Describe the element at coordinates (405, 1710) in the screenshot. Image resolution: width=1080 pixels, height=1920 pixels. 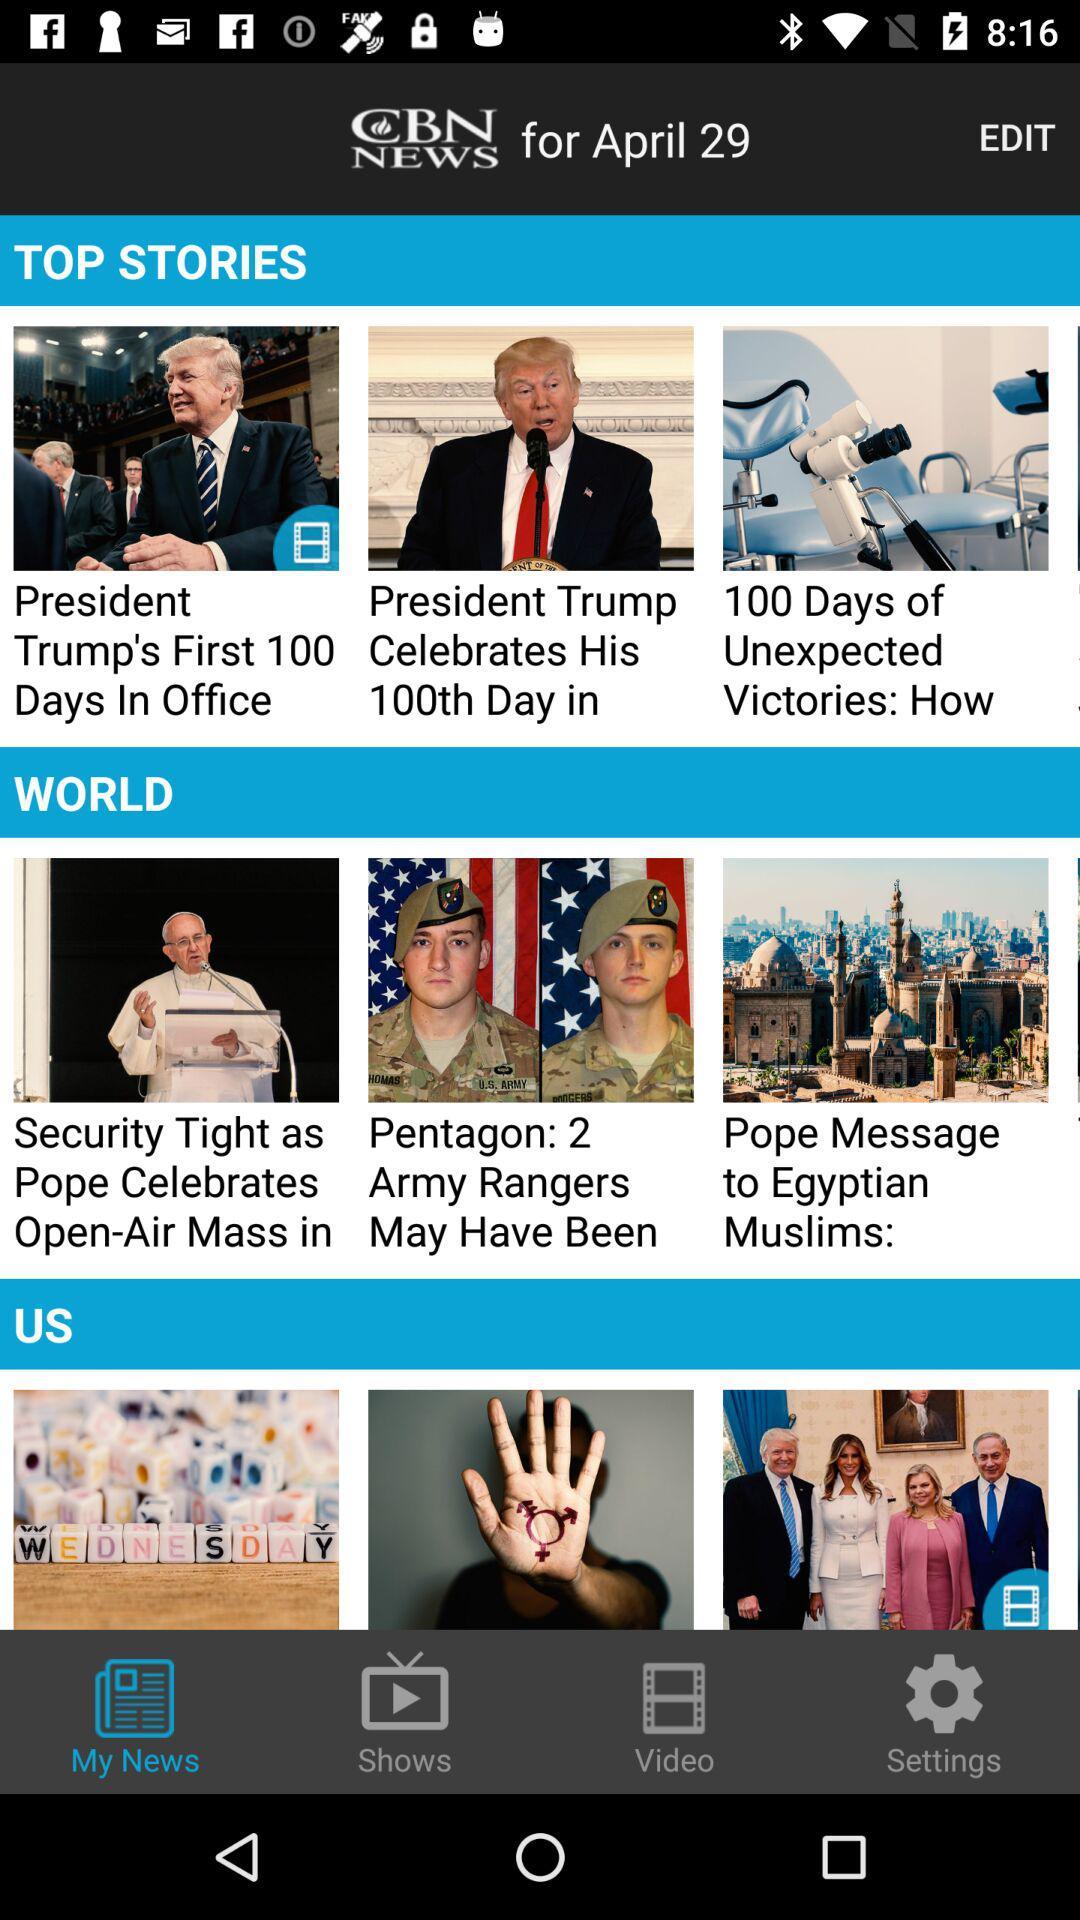
I see `the item to the right of the my news` at that location.